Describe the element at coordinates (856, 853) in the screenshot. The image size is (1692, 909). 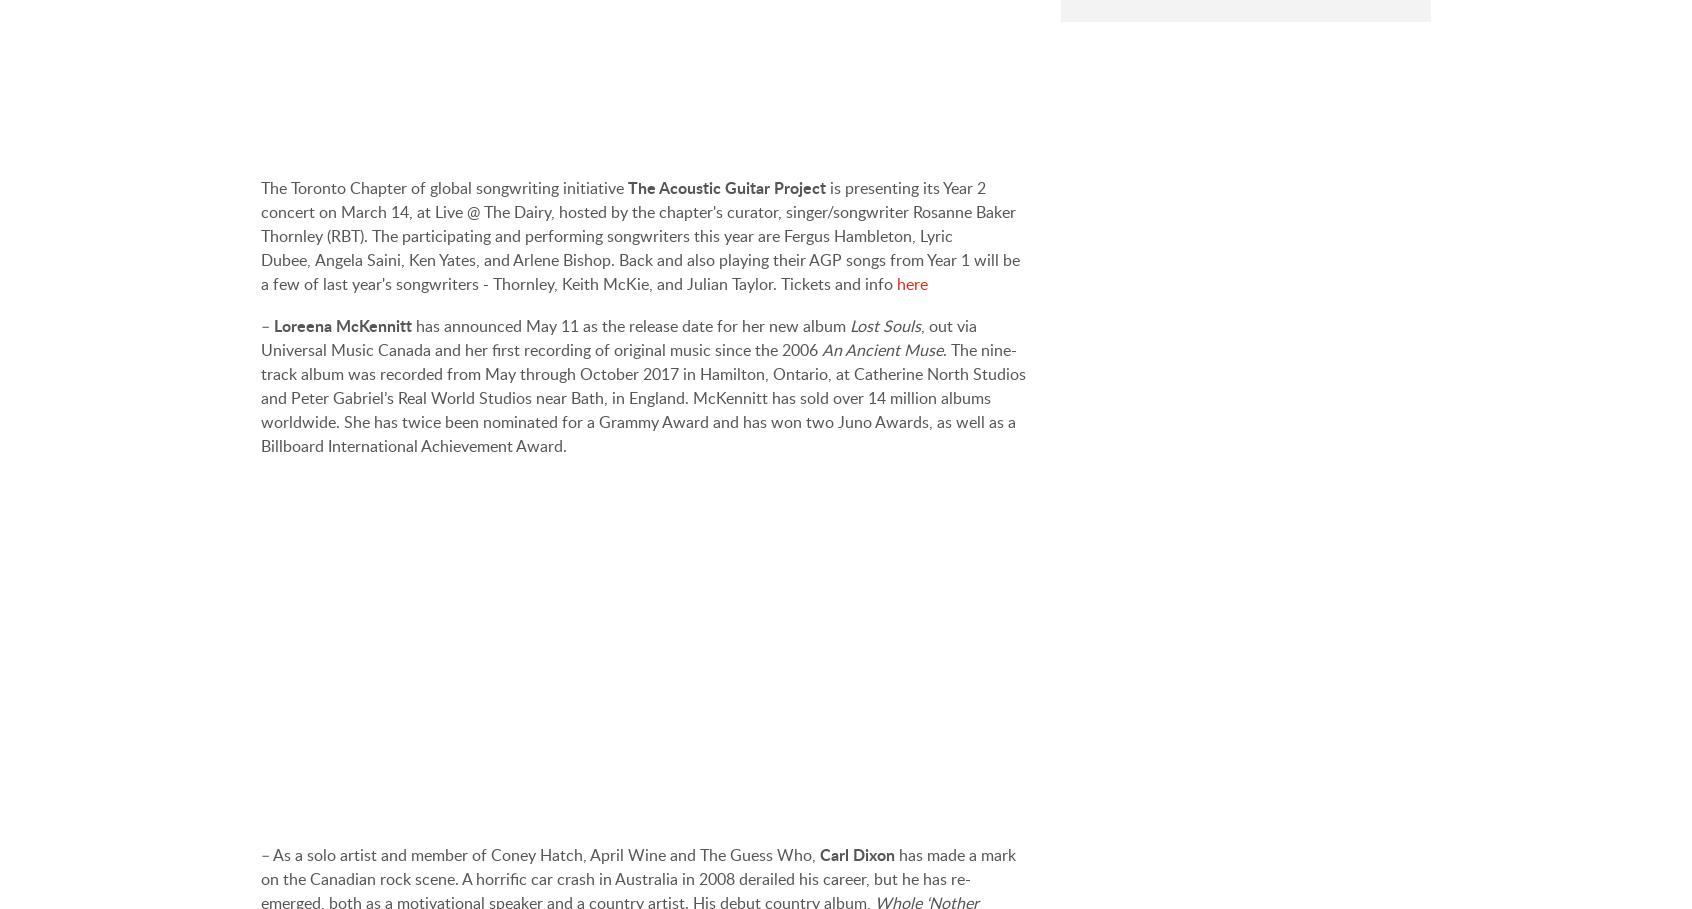
I see `'Carl Dixon'` at that location.